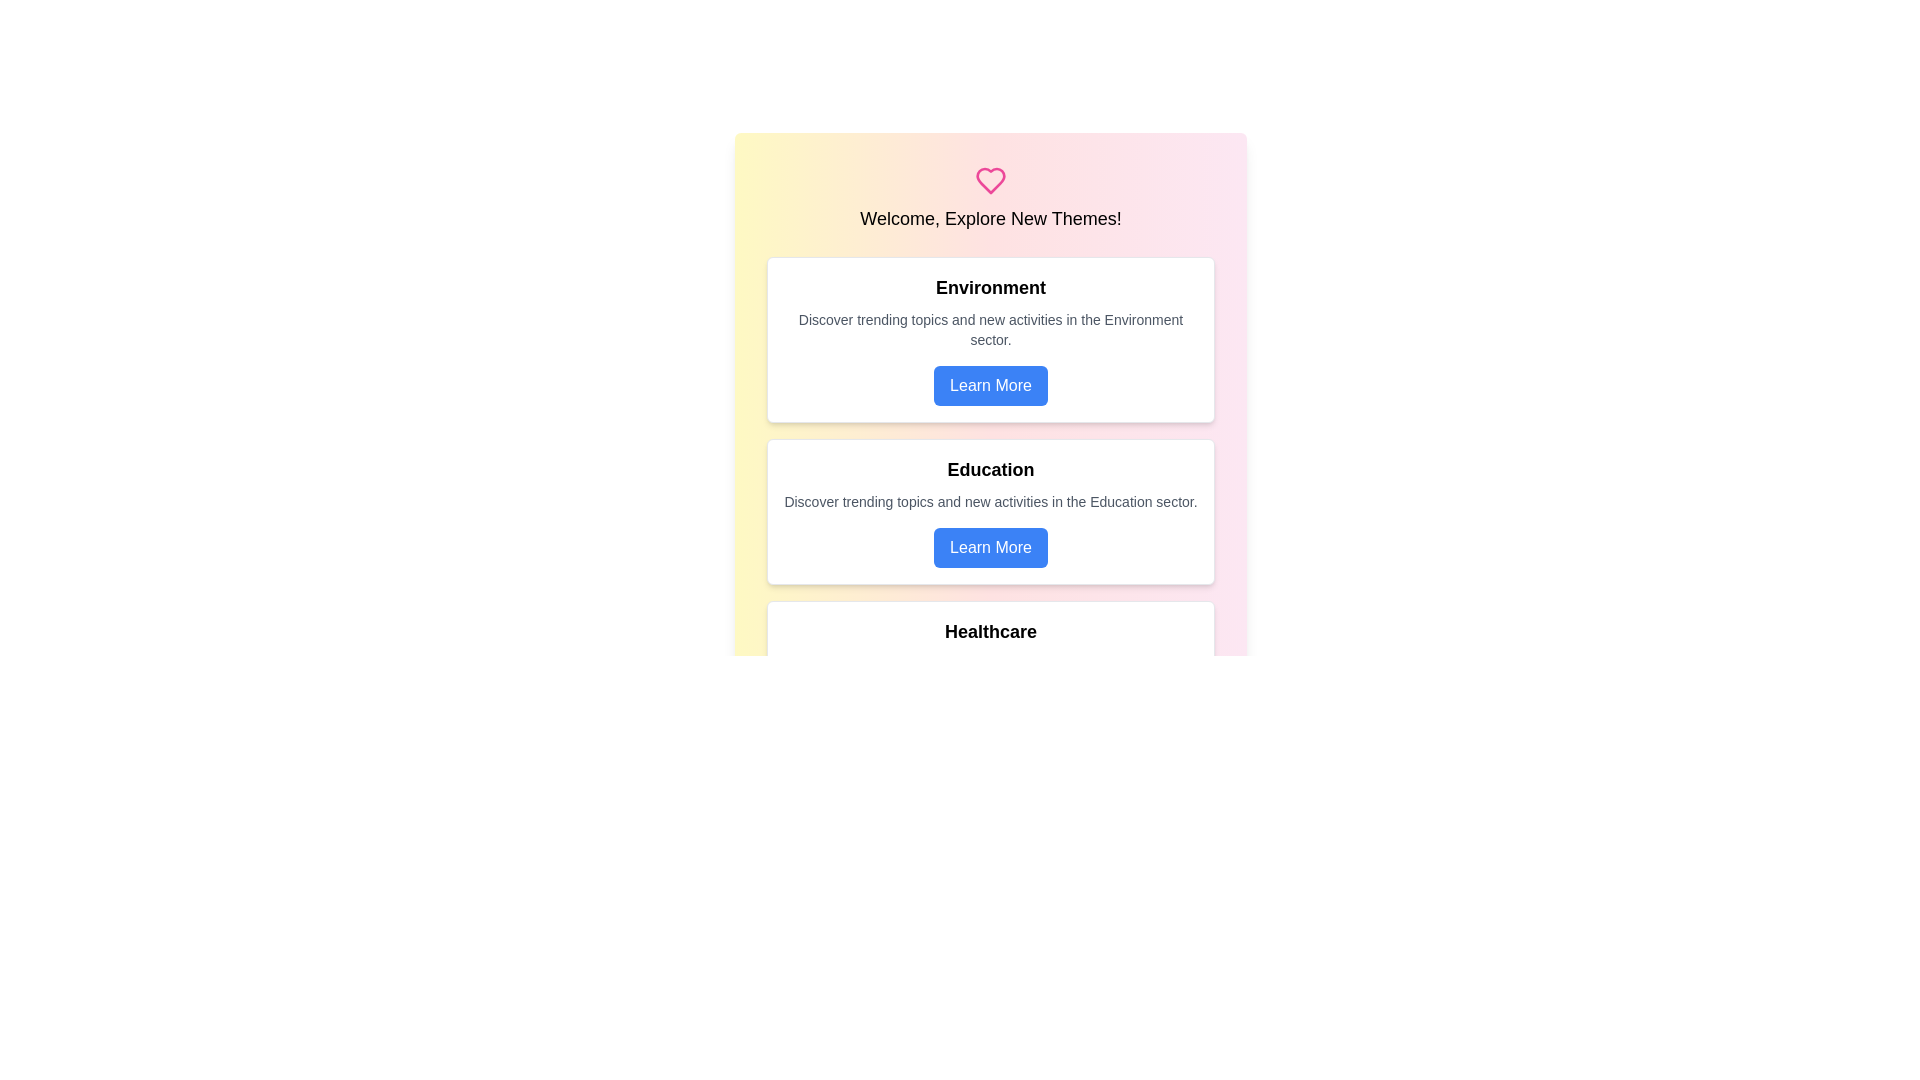 Image resolution: width=1920 pixels, height=1080 pixels. I want to click on the button located below the text 'Discover trending topics and new activities in the Education sector.' within the 'Education' card, so click(990, 547).